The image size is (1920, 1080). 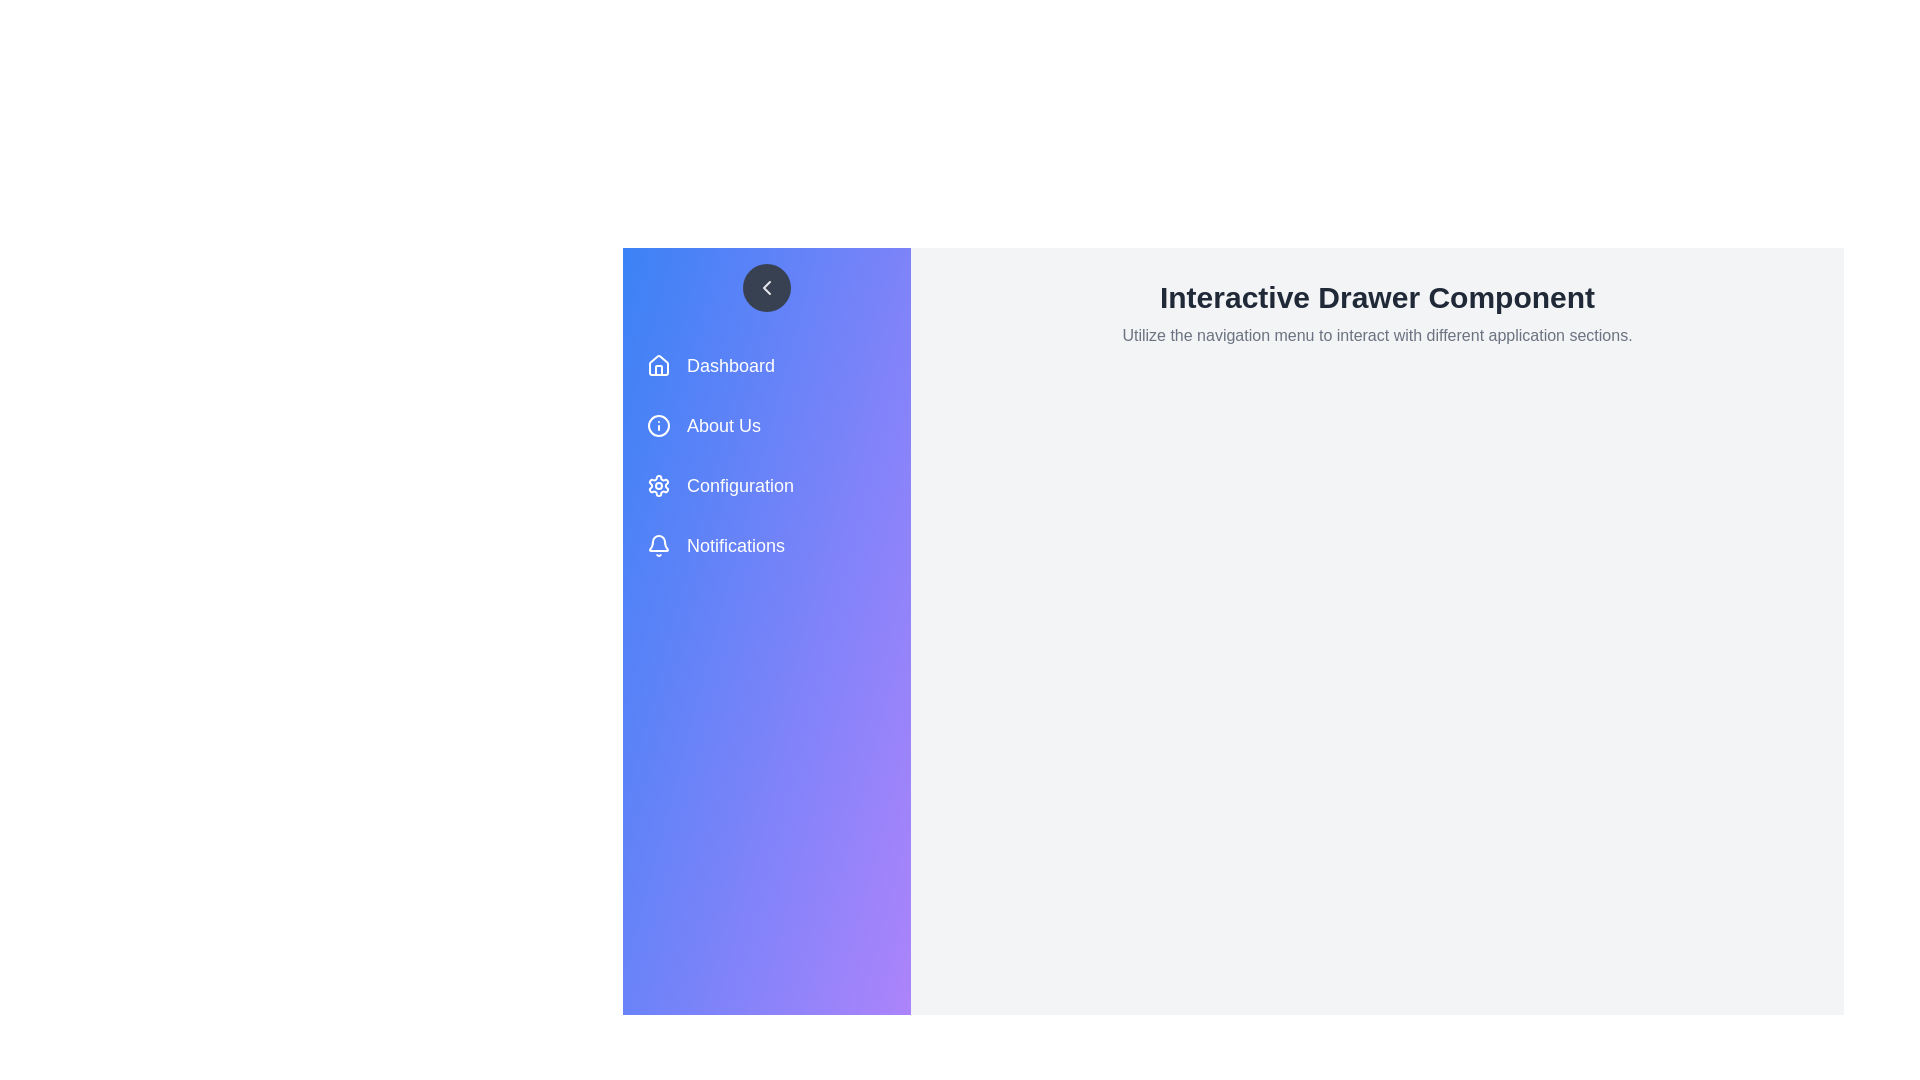 What do you see at coordinates (739, 486) in the screenshot?
I see `the third text label in the vertical navigation list, located below 'About Us' and above 'Notifications'` at bounding box center [739, 486].